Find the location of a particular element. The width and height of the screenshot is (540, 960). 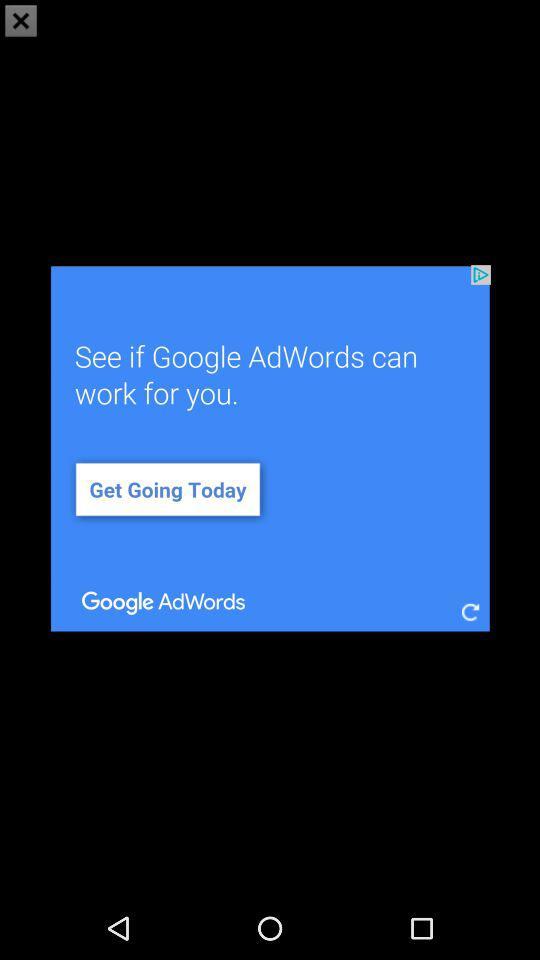

the close icon is located at coordinates (20, 21).